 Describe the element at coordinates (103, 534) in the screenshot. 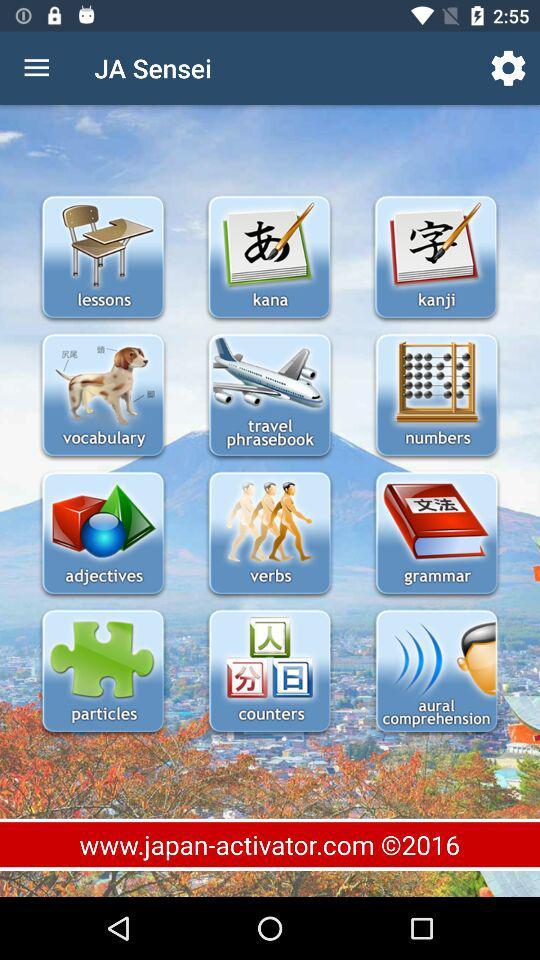

I see `open` at that location.